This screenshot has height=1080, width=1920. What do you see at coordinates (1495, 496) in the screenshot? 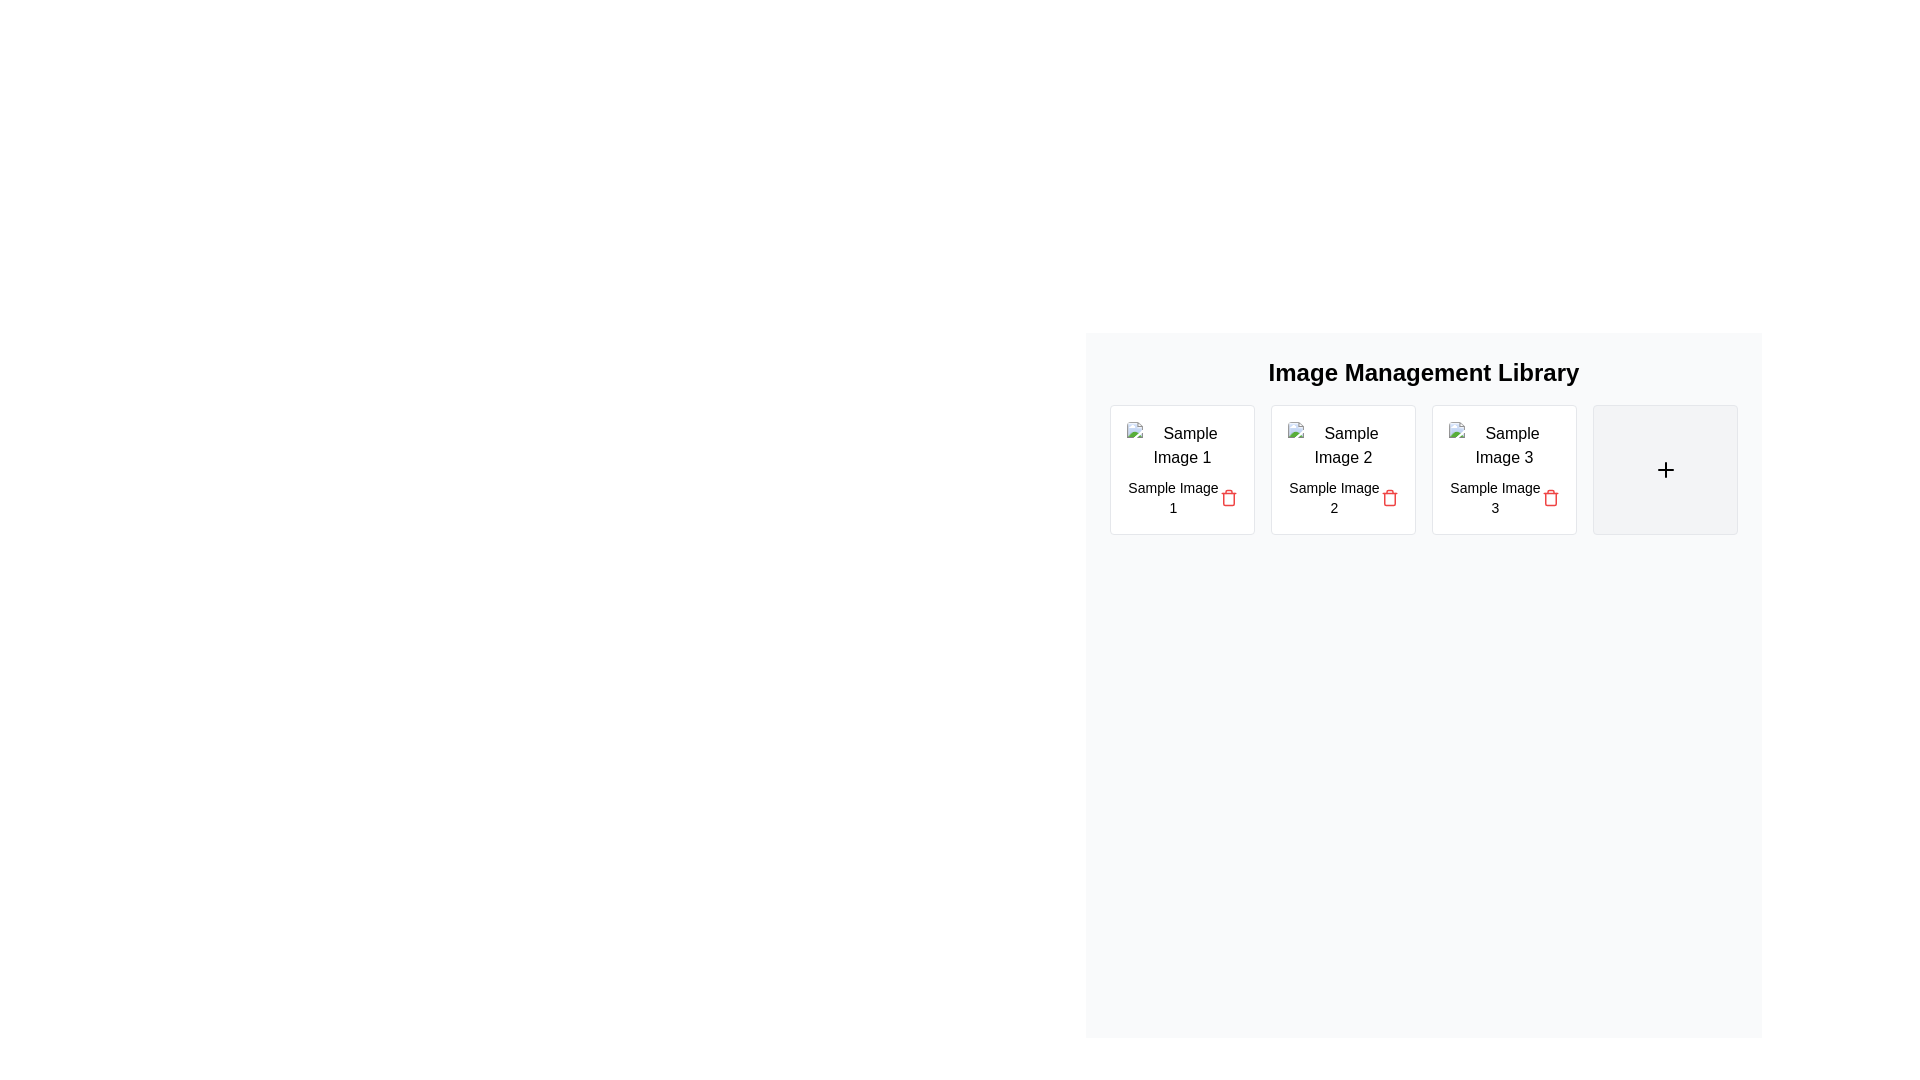
I see `text label that identifies the image thumbnail for 'Sample Image 3', located below the thumbnail and positioned as the third item in the image management library` at bounding box center [1495, 496].